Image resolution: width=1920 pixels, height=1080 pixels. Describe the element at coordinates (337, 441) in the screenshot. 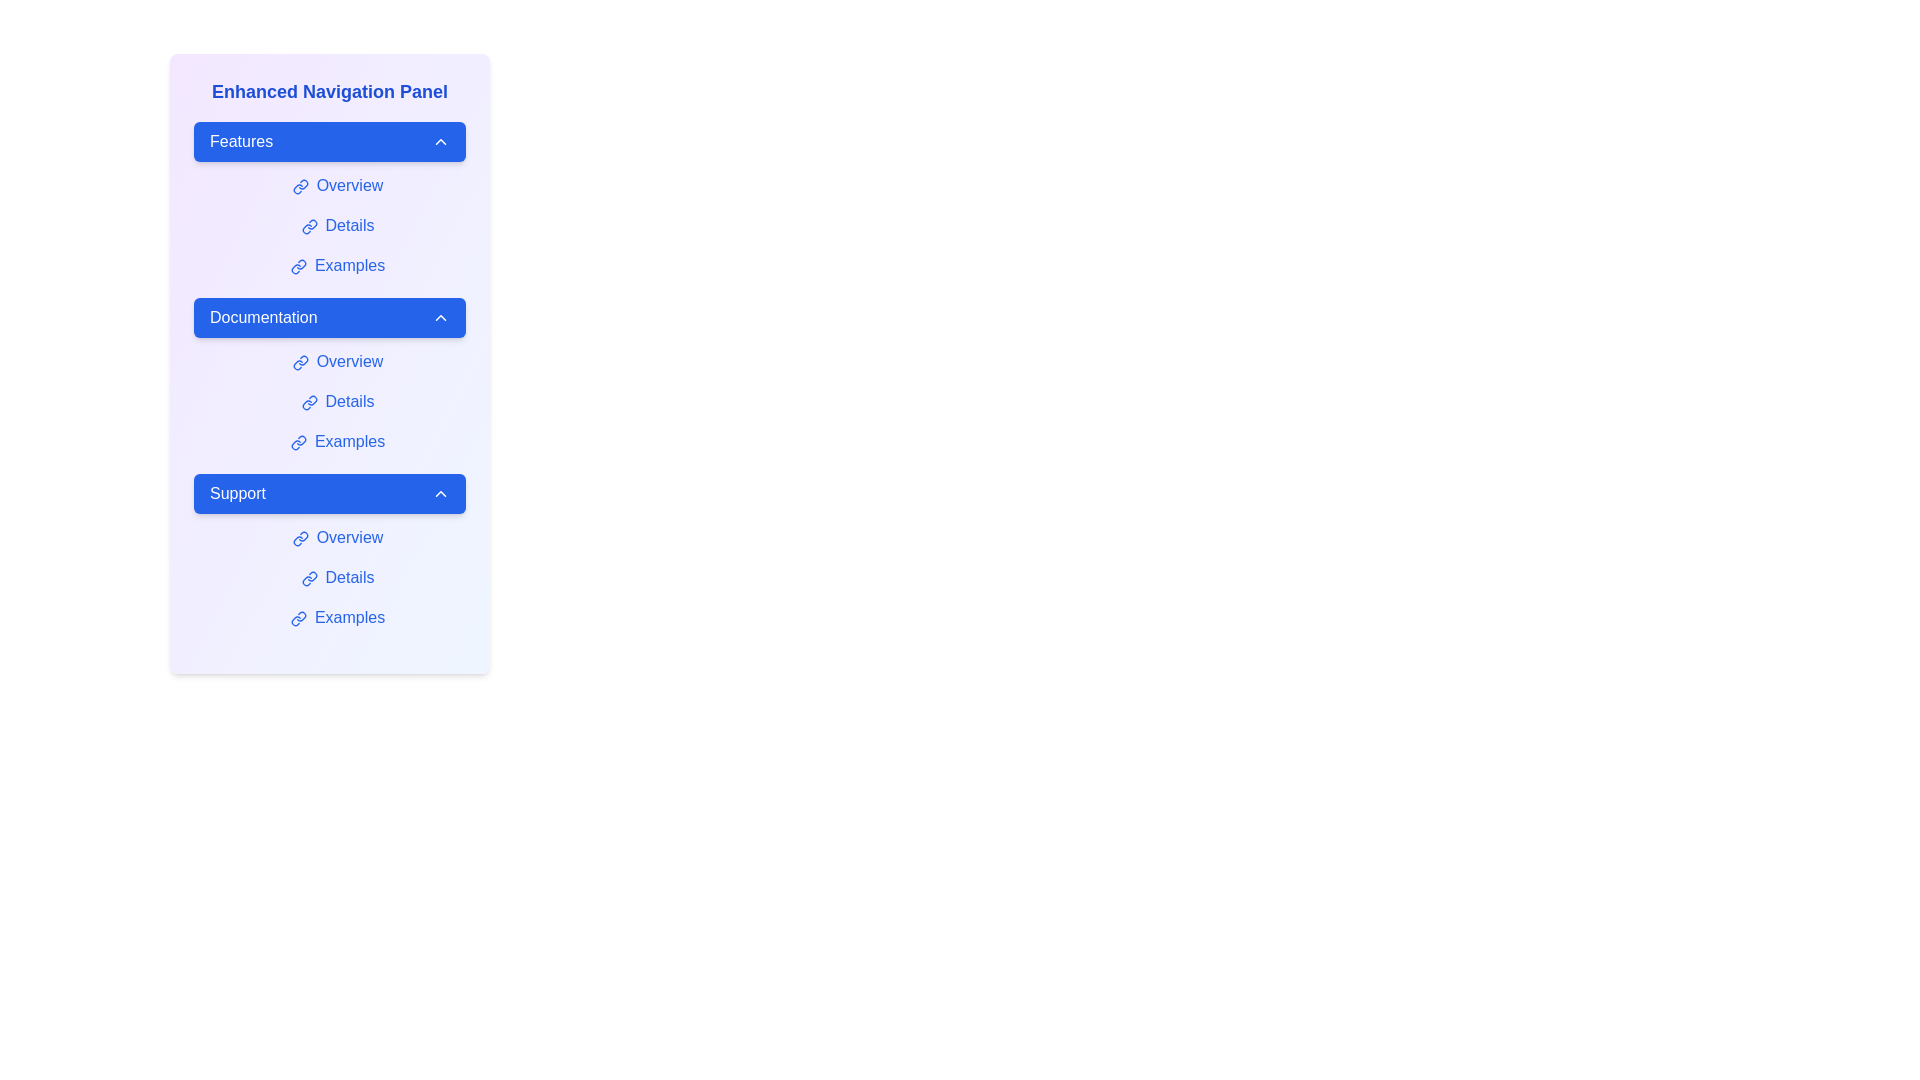

I see `the 'Examples' hyperlink located in the 'Documentation' section of the navigation panel` at that location.